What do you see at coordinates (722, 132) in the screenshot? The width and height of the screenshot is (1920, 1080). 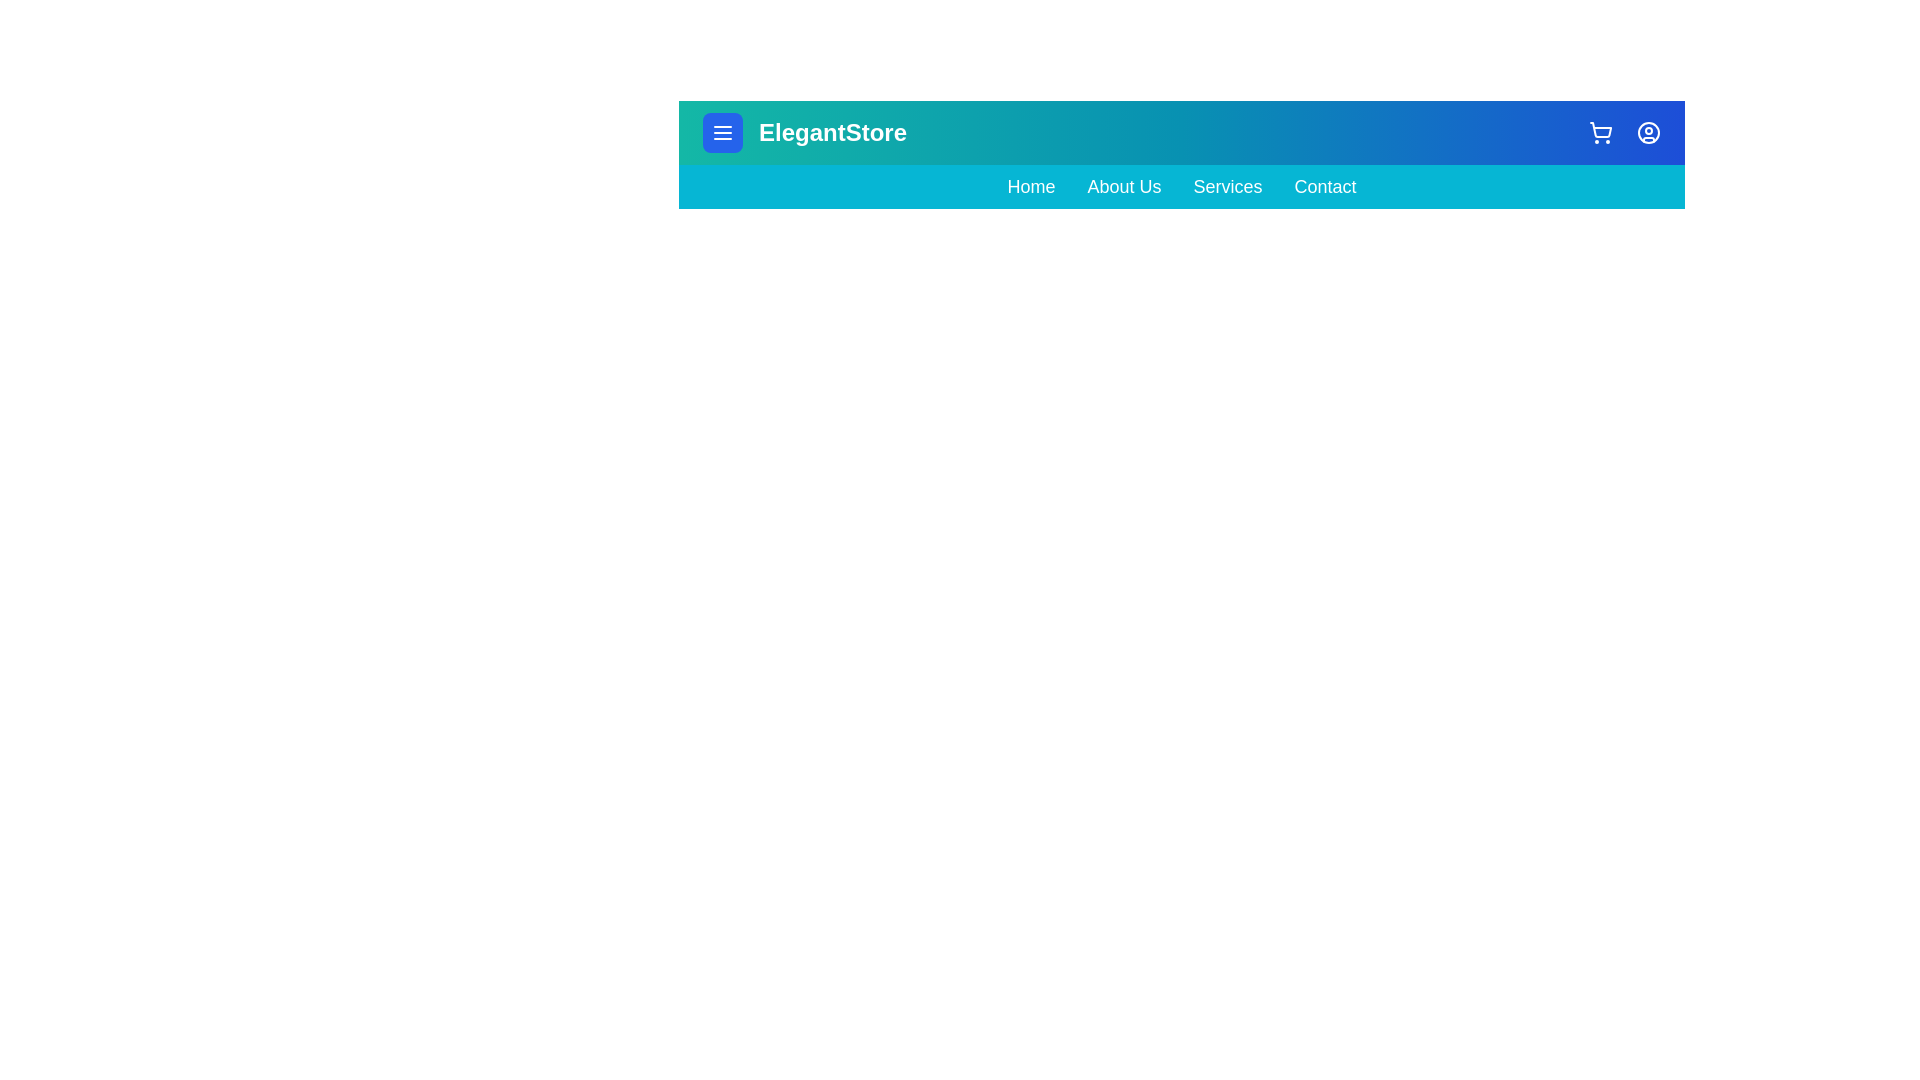 I see `the menu button to toggle the menu visibility` at bounding box center [722, 132].